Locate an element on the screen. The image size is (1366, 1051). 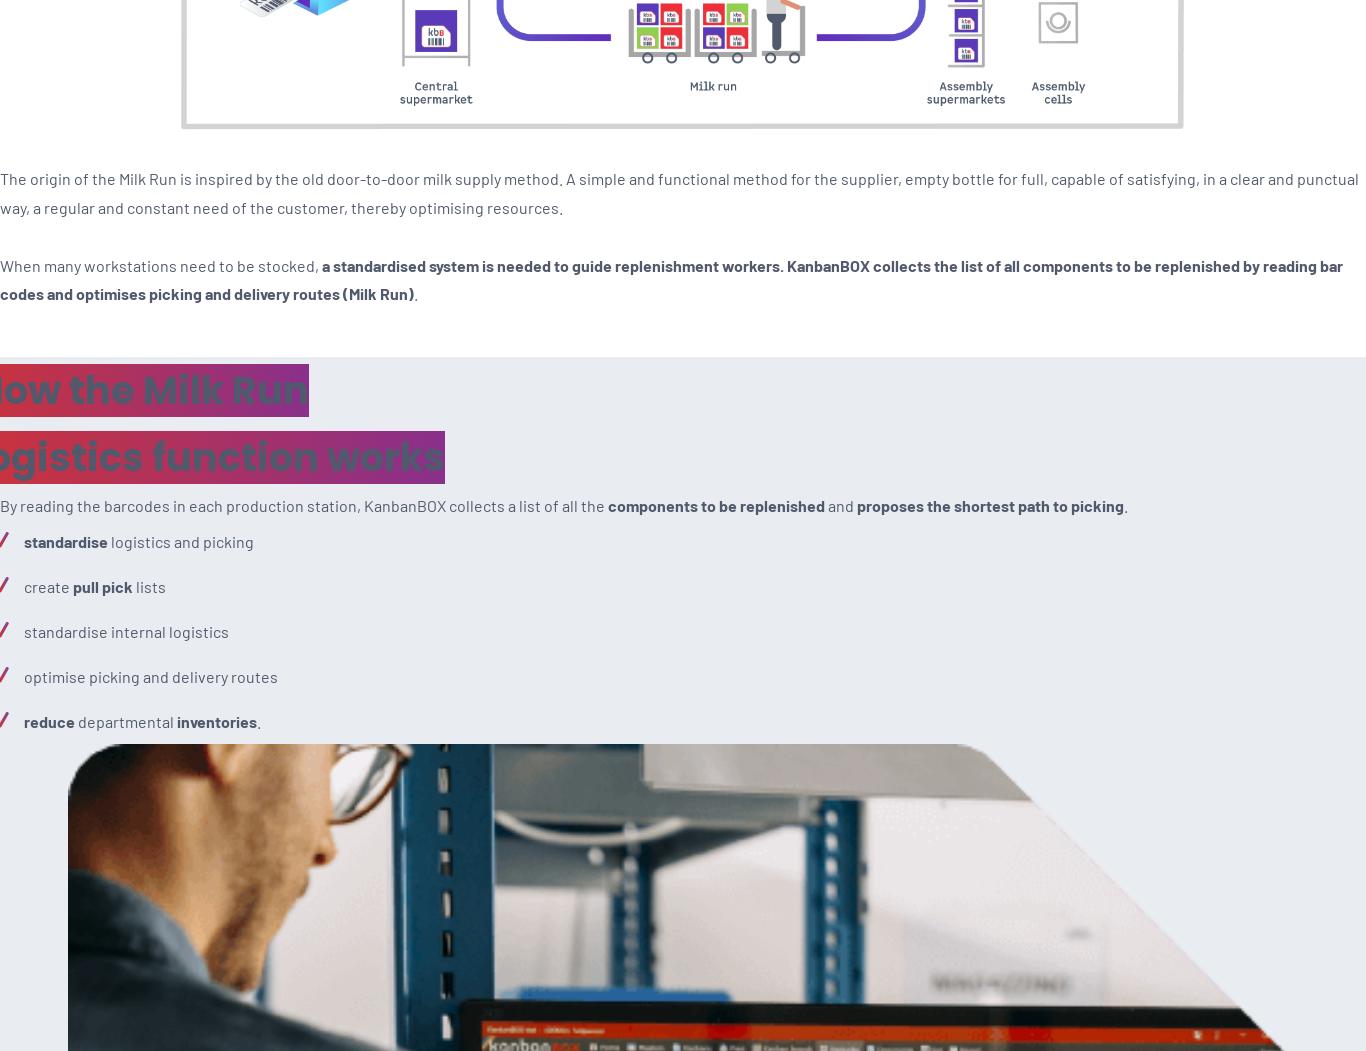
'Blog' is located at coordinates (33, 389).